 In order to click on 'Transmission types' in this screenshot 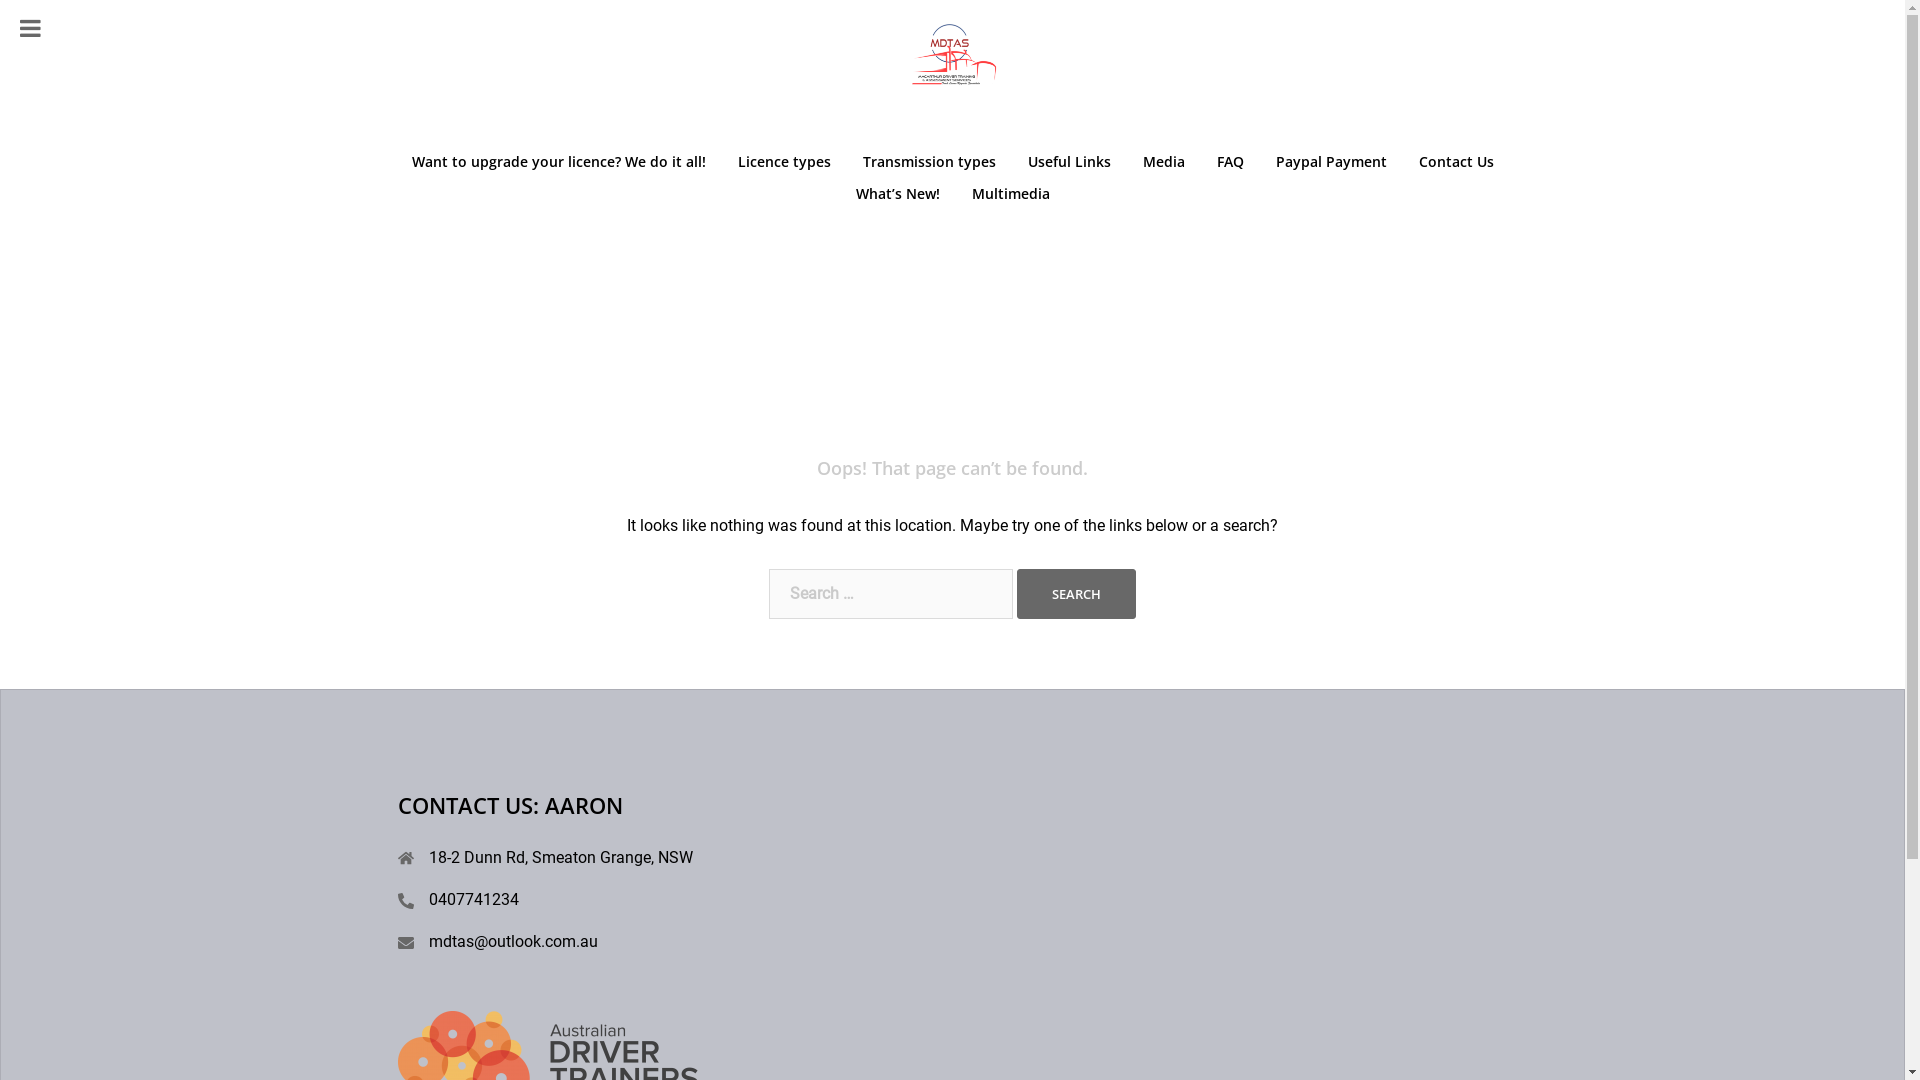, I will do `click(927, 161)`.